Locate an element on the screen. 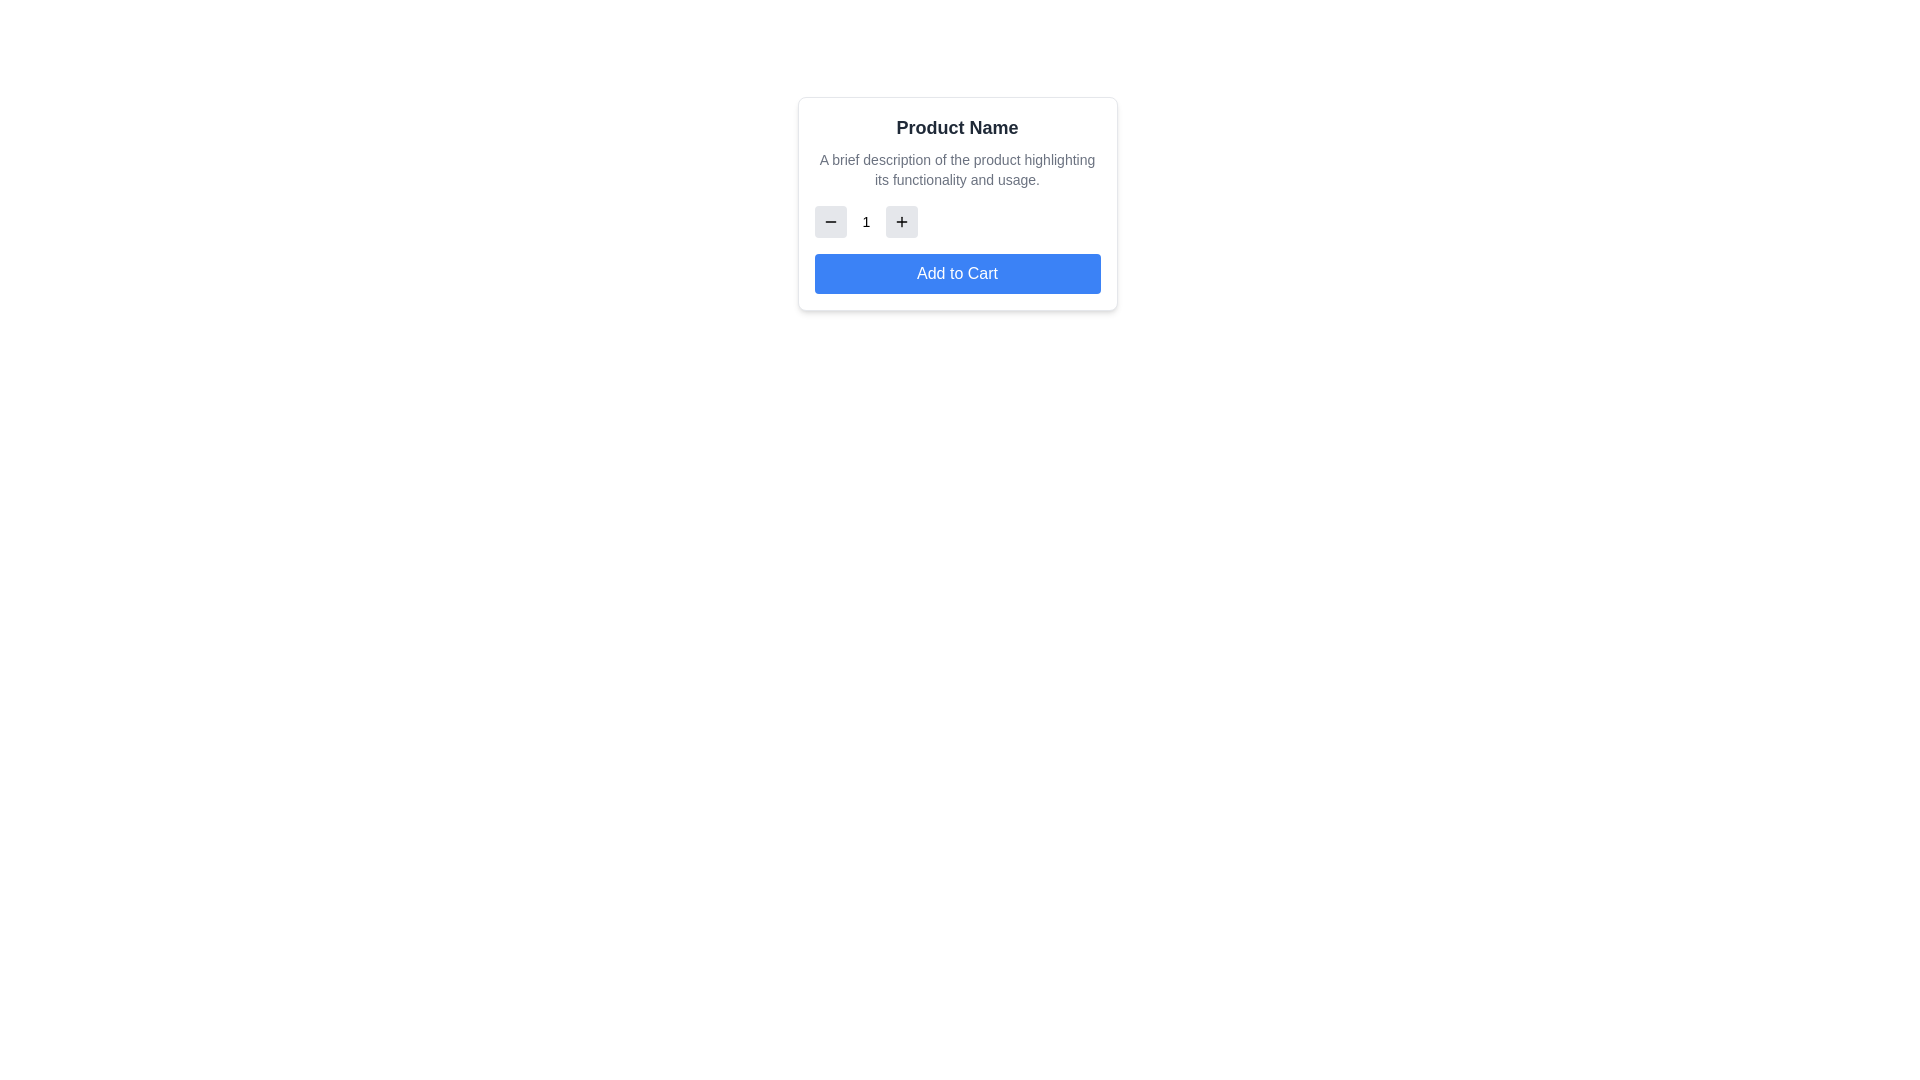 This screenshot has width=1920, height=1080. the button located at the bottom of the product card layout is located at coordinates (956, 273).